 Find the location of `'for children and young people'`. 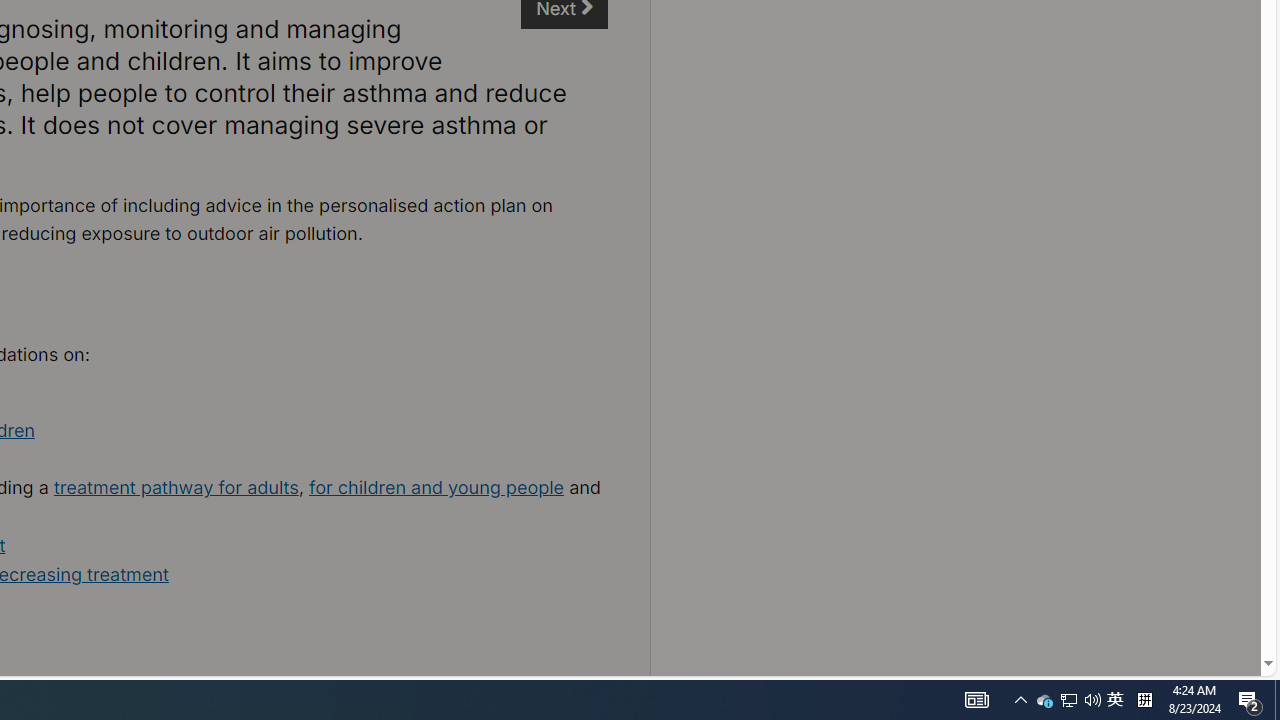

'for children and young people' is located at coordinates (435, 487).